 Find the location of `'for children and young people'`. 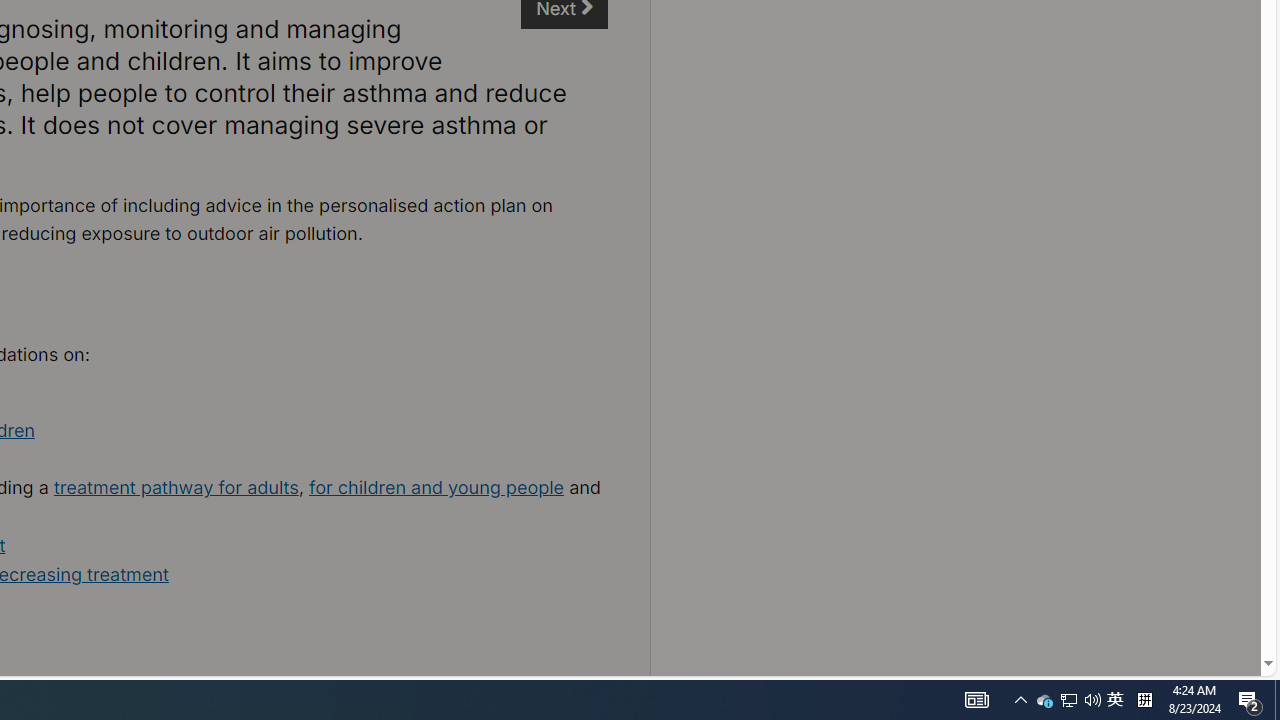

'for children and young people' is located at coordinates (435, 487).